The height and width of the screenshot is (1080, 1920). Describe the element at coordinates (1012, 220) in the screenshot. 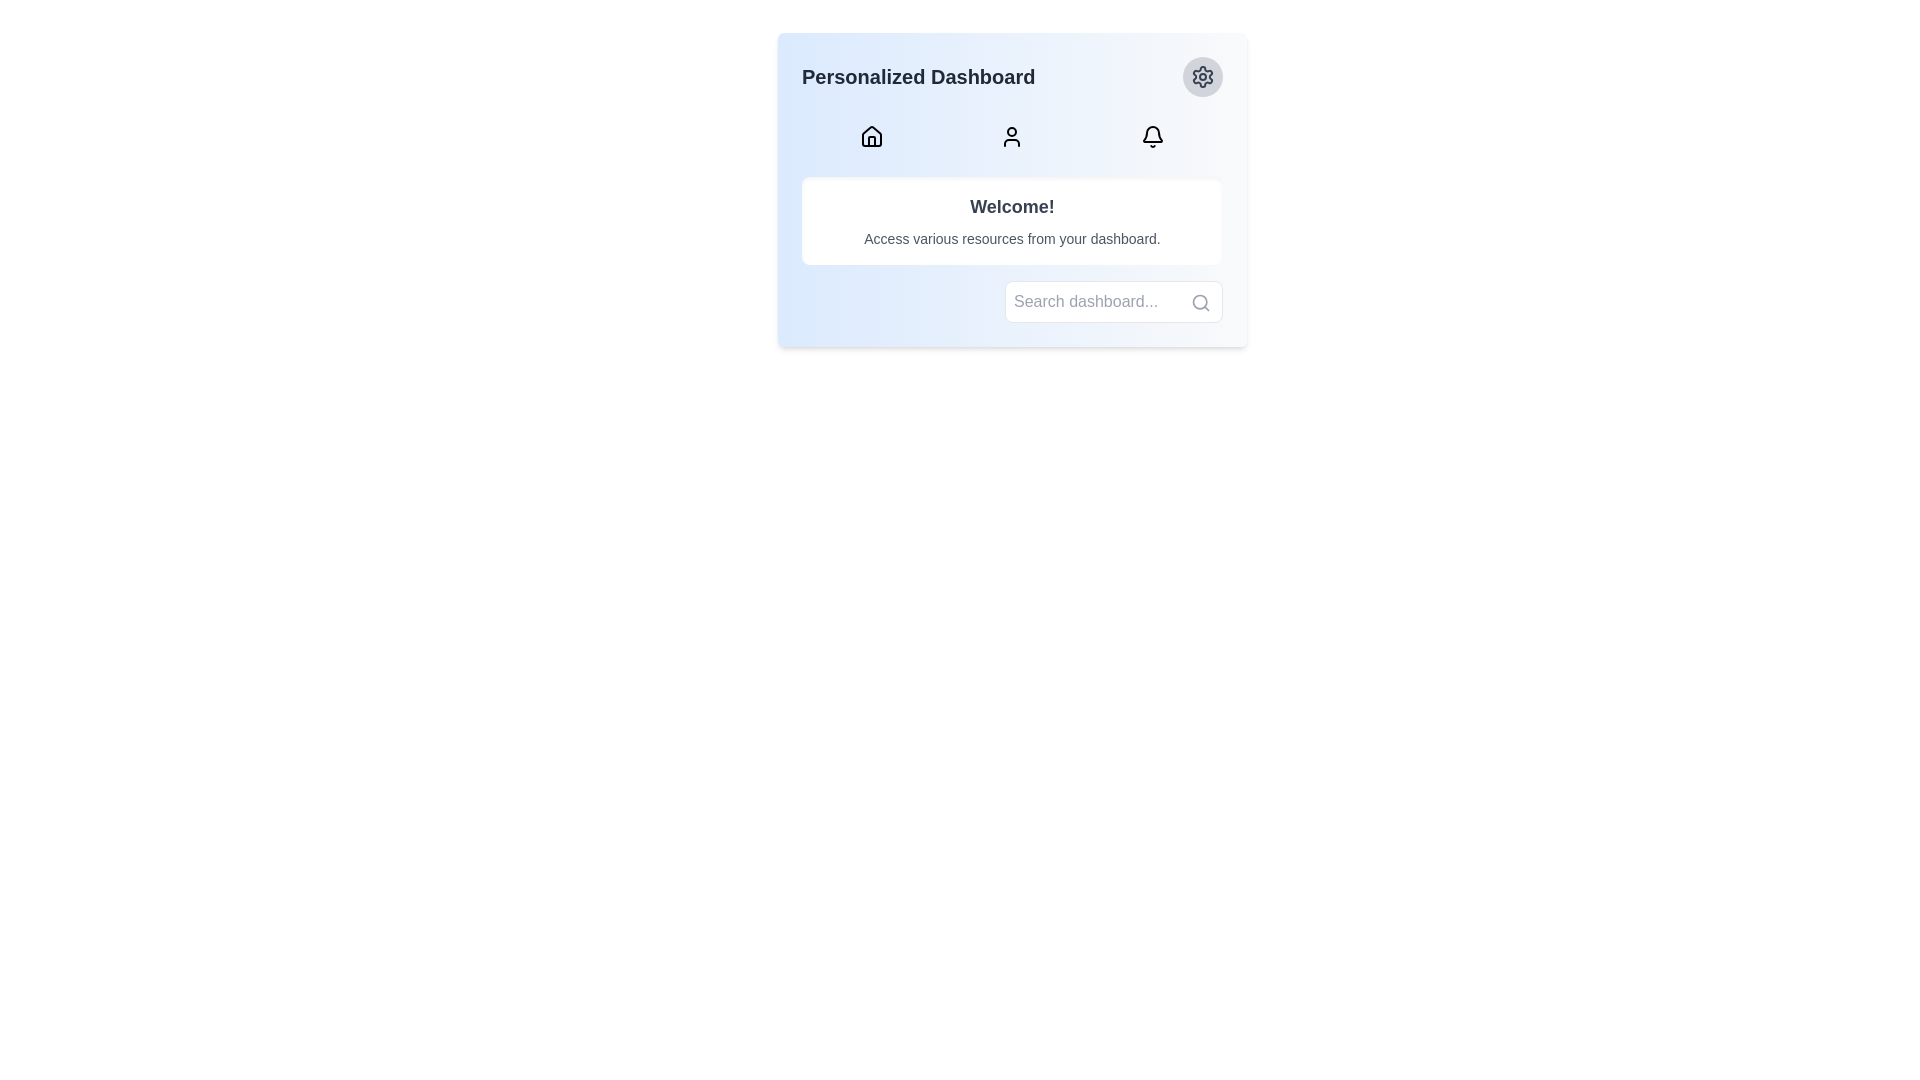

I see `the label displaying 'Welcome!' and 'Access various resources from your dashboard.' which is centrally located in the white rectangular card` at that location.